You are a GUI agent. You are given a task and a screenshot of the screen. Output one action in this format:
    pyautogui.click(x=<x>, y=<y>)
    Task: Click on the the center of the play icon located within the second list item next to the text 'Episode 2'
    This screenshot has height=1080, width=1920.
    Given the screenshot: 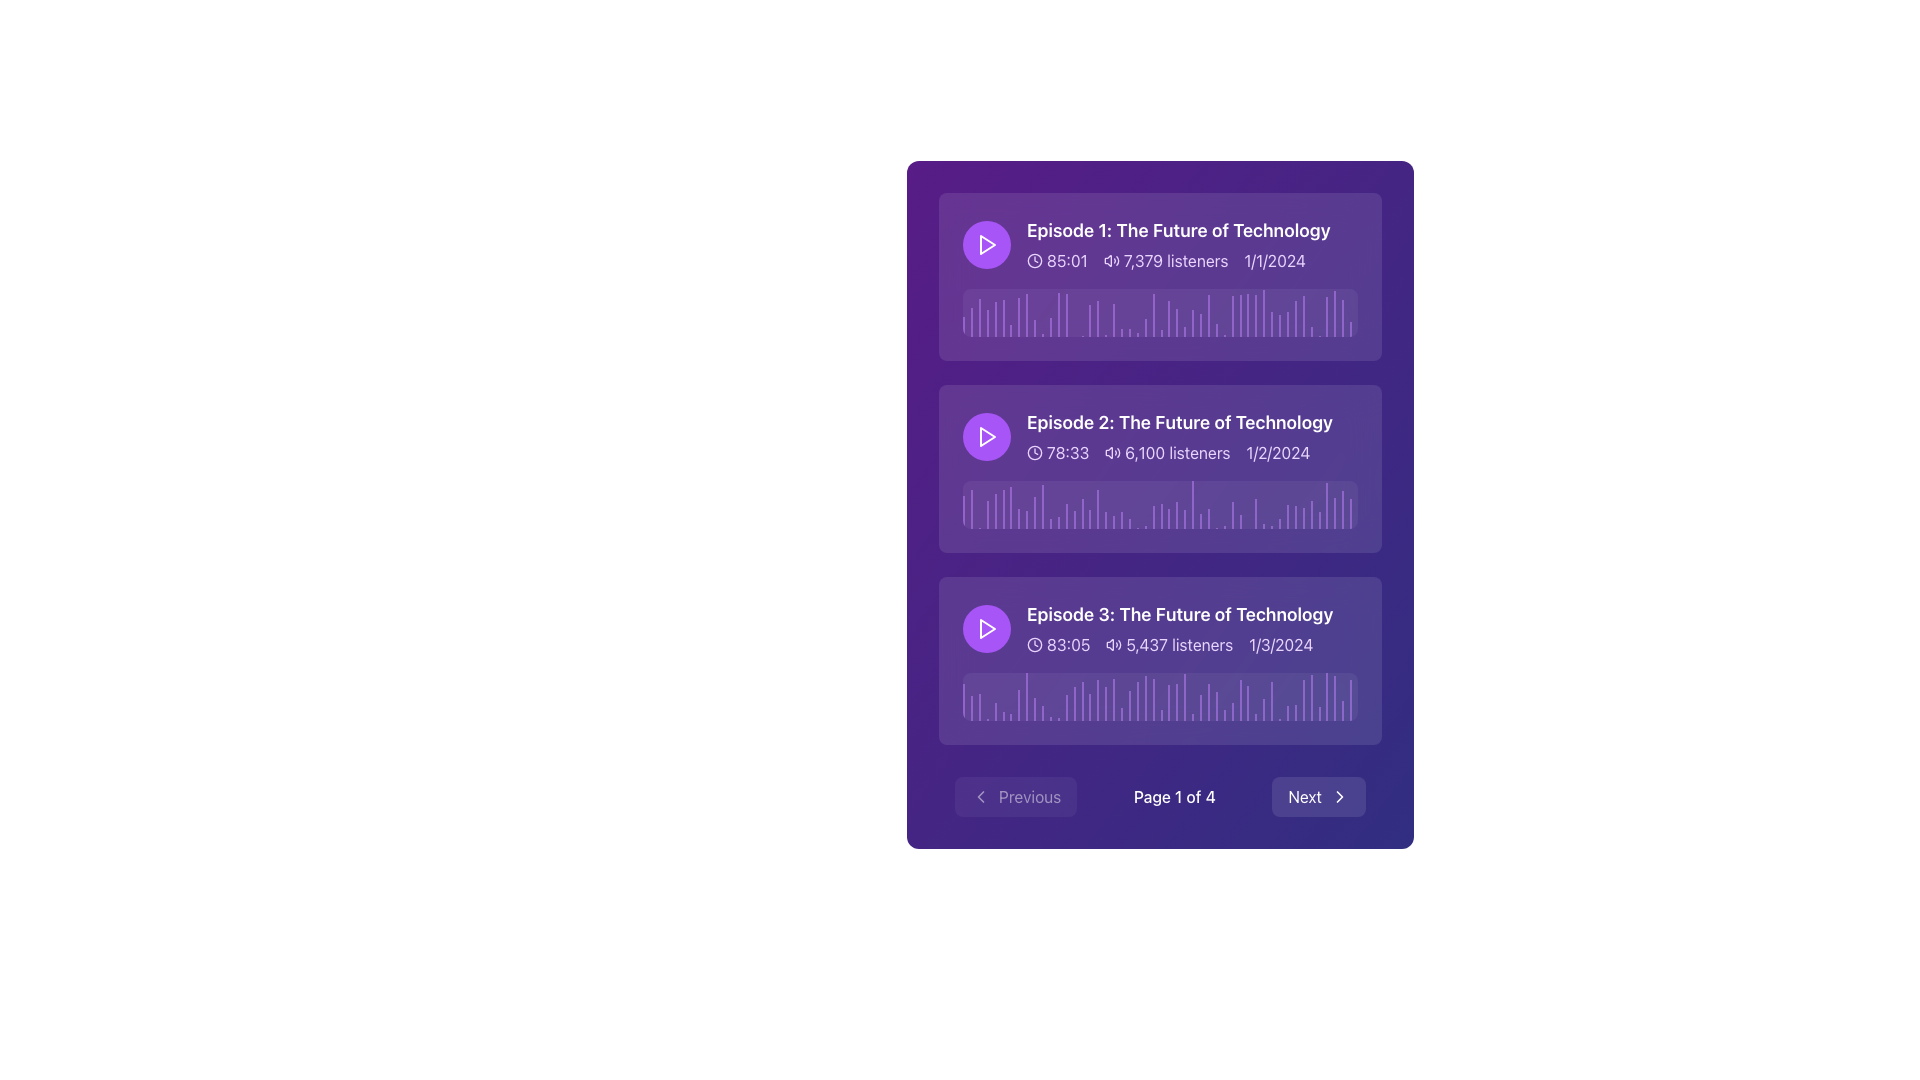 What is the action you would take?
    pyautogui.click(x=988, y=435)
    